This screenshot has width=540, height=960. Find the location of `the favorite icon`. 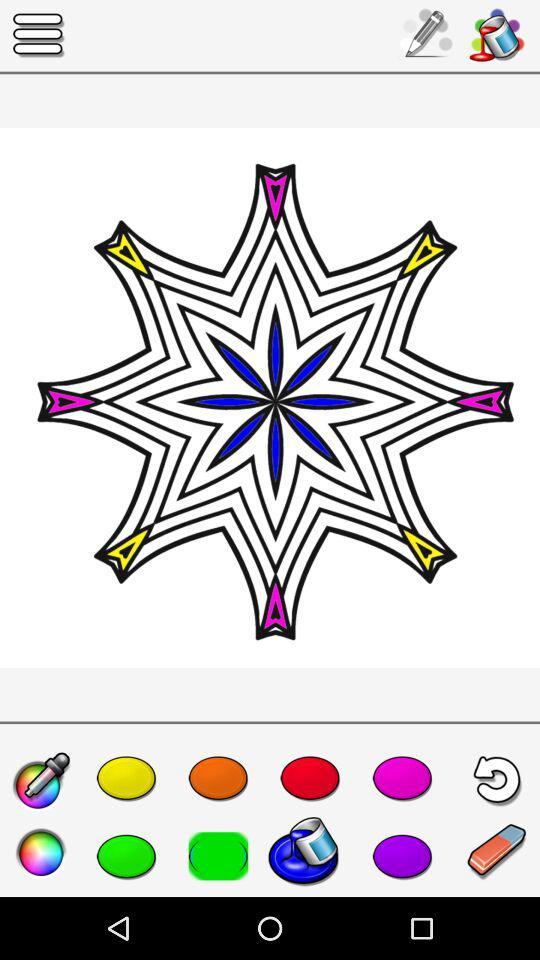

the favorite icon is located at coordinates (126, 855).